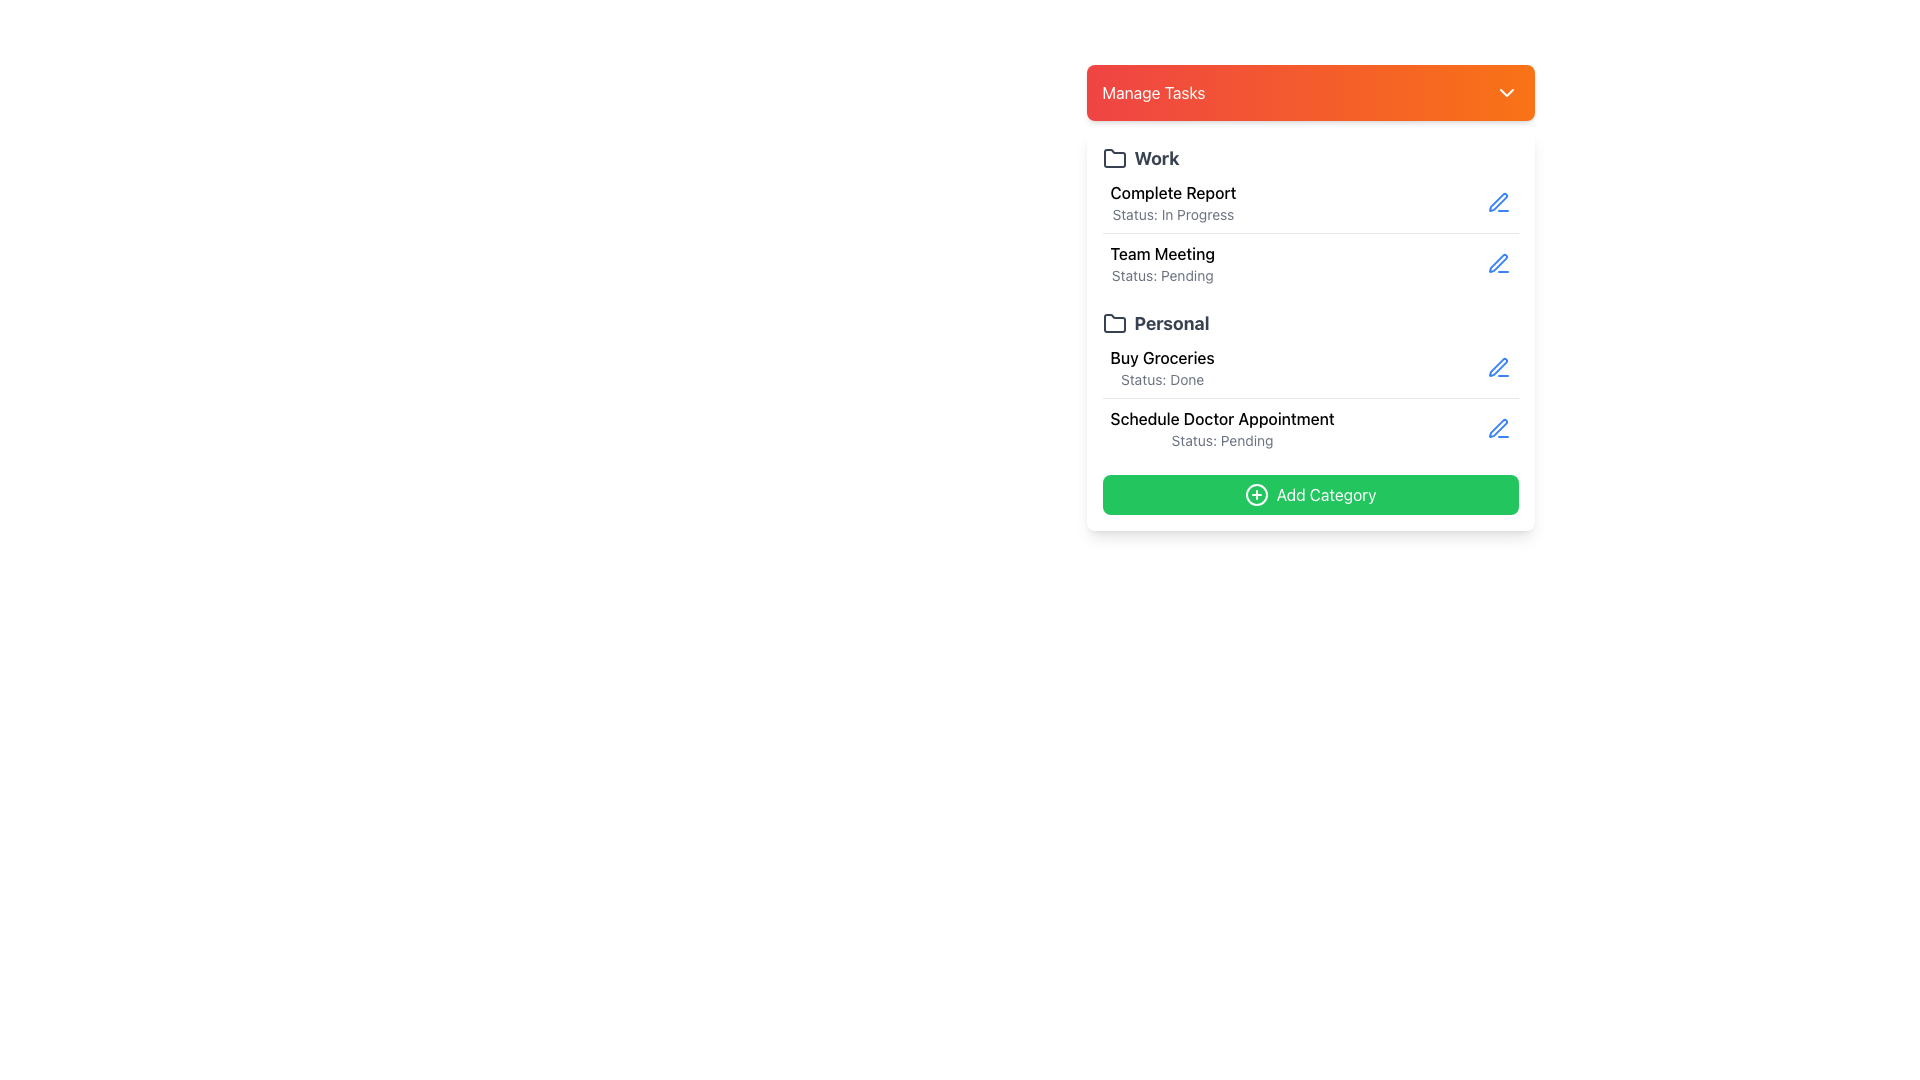  I want to click on text content of the Task item display labeled 'Complete Report' with the status 'In Progress', located under the 'Work' category as the first item in the task list, so click(1173, 203).